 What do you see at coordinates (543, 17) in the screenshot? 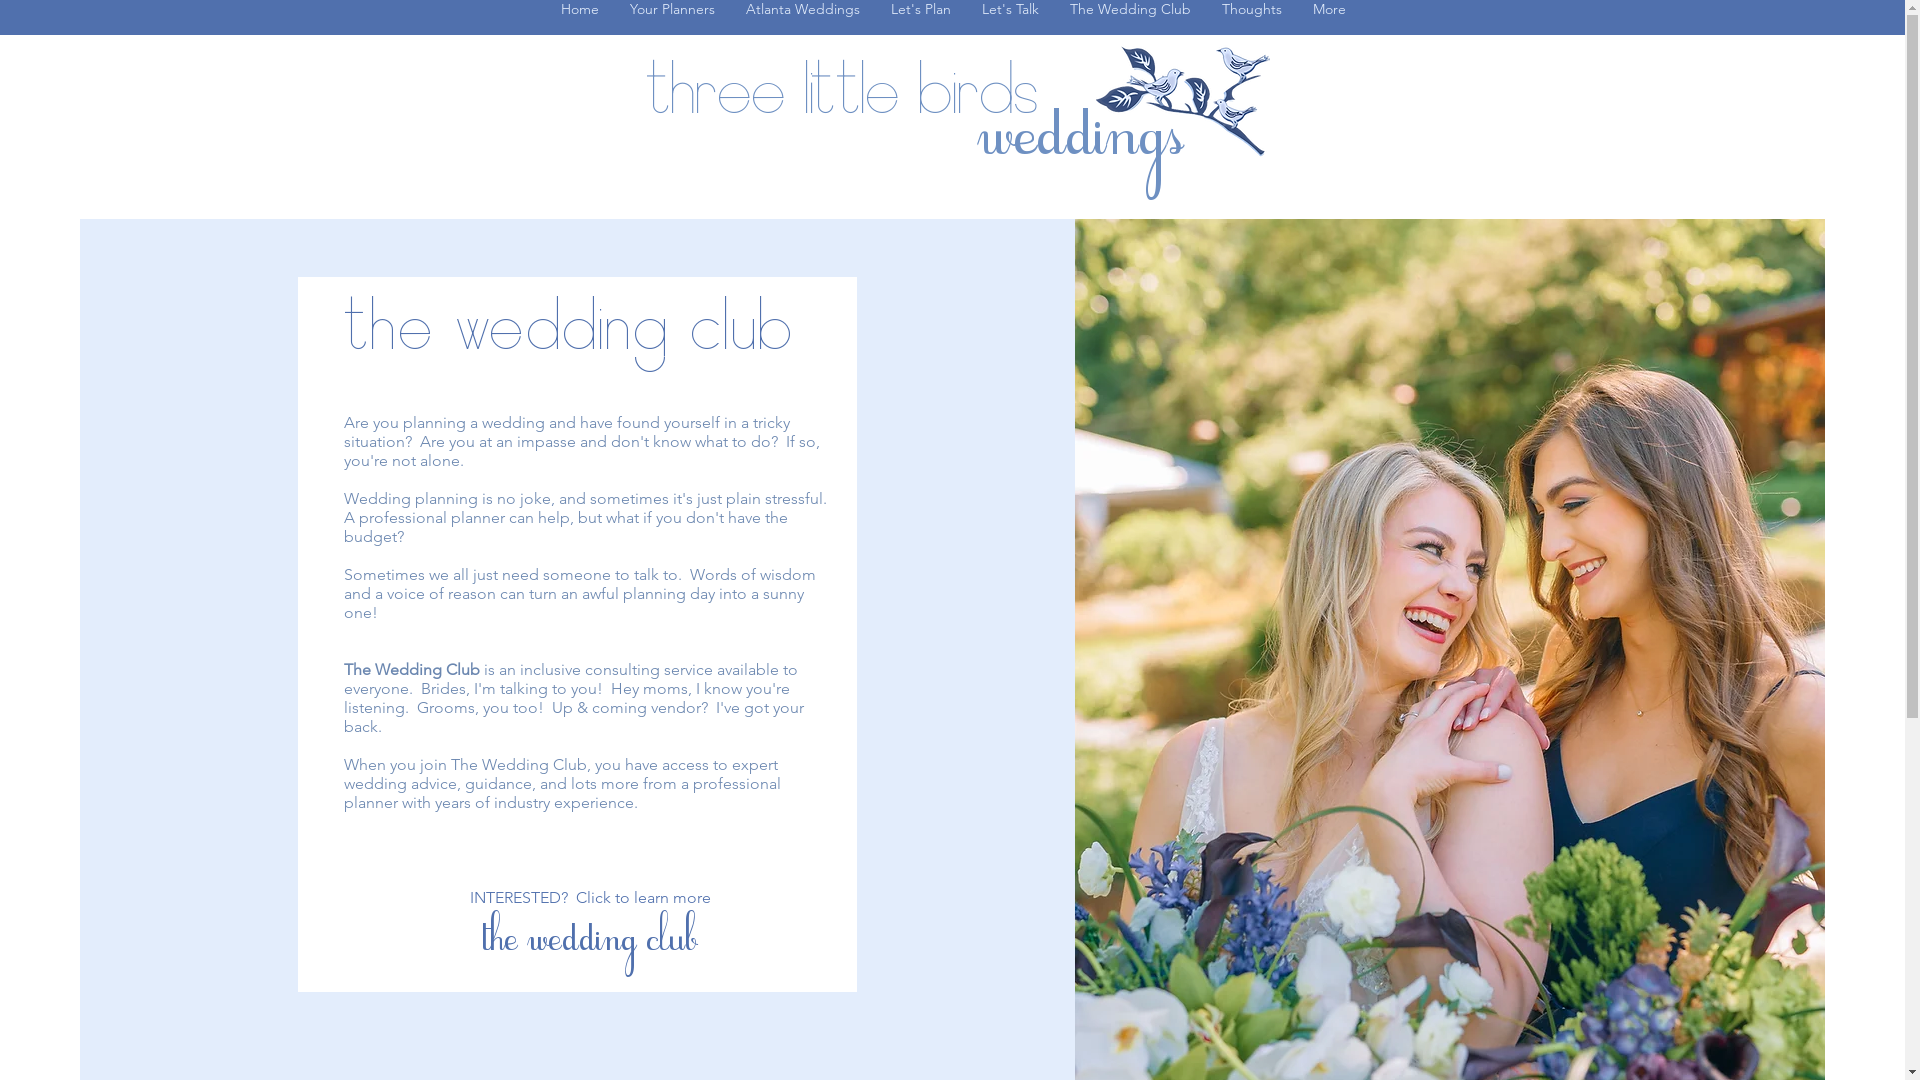
I see `'Home'` at bounding box center [543, 17].